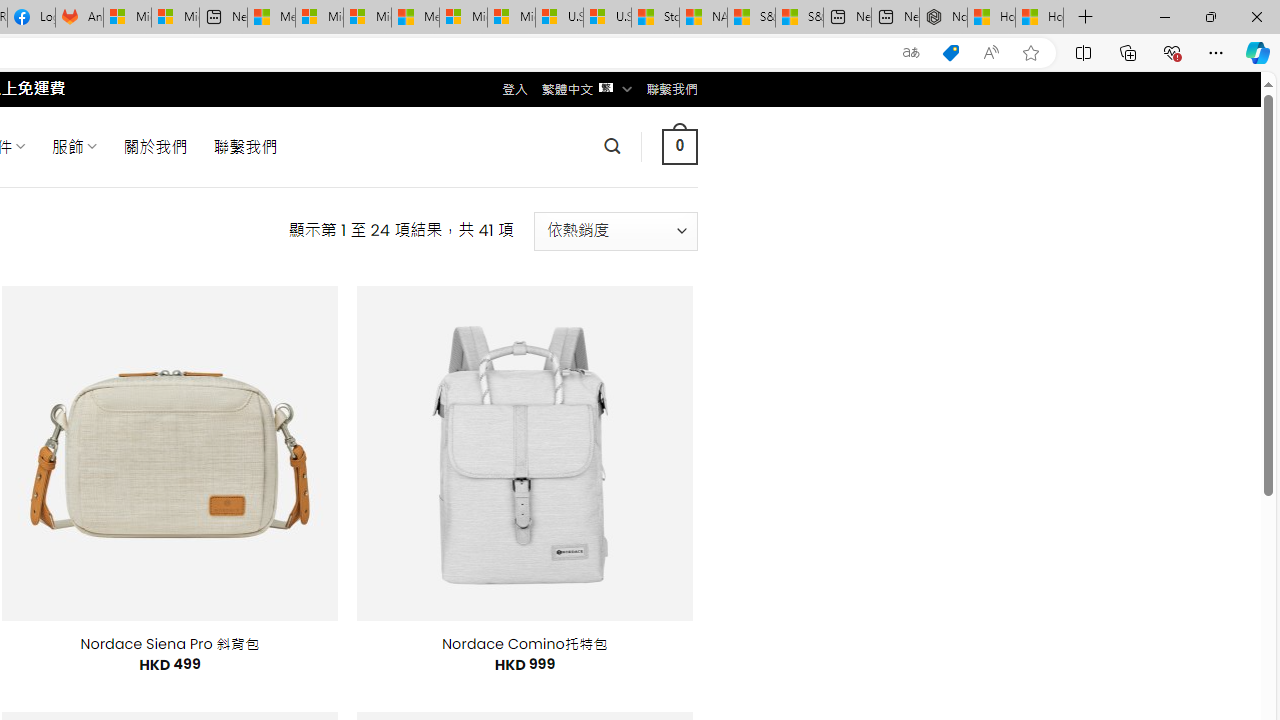 This screenshot has width=1280, height=720. Describe the element at coordinates (991, 52) in the screenshot. I see `'Read aloud this page (Ctrl+Shift+U)'` at that location.